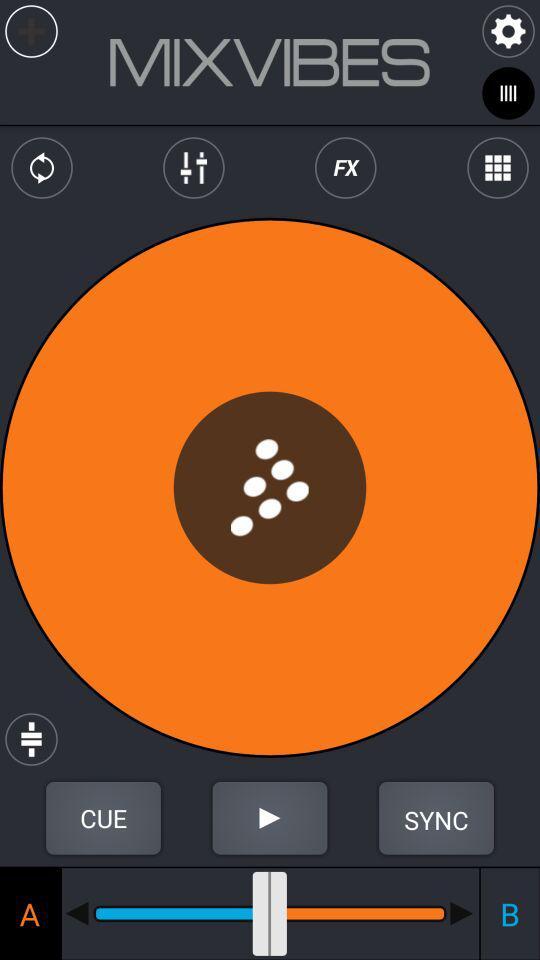 This screenshot has height=960, width=540. I want to click on cue, so click(103, 818).